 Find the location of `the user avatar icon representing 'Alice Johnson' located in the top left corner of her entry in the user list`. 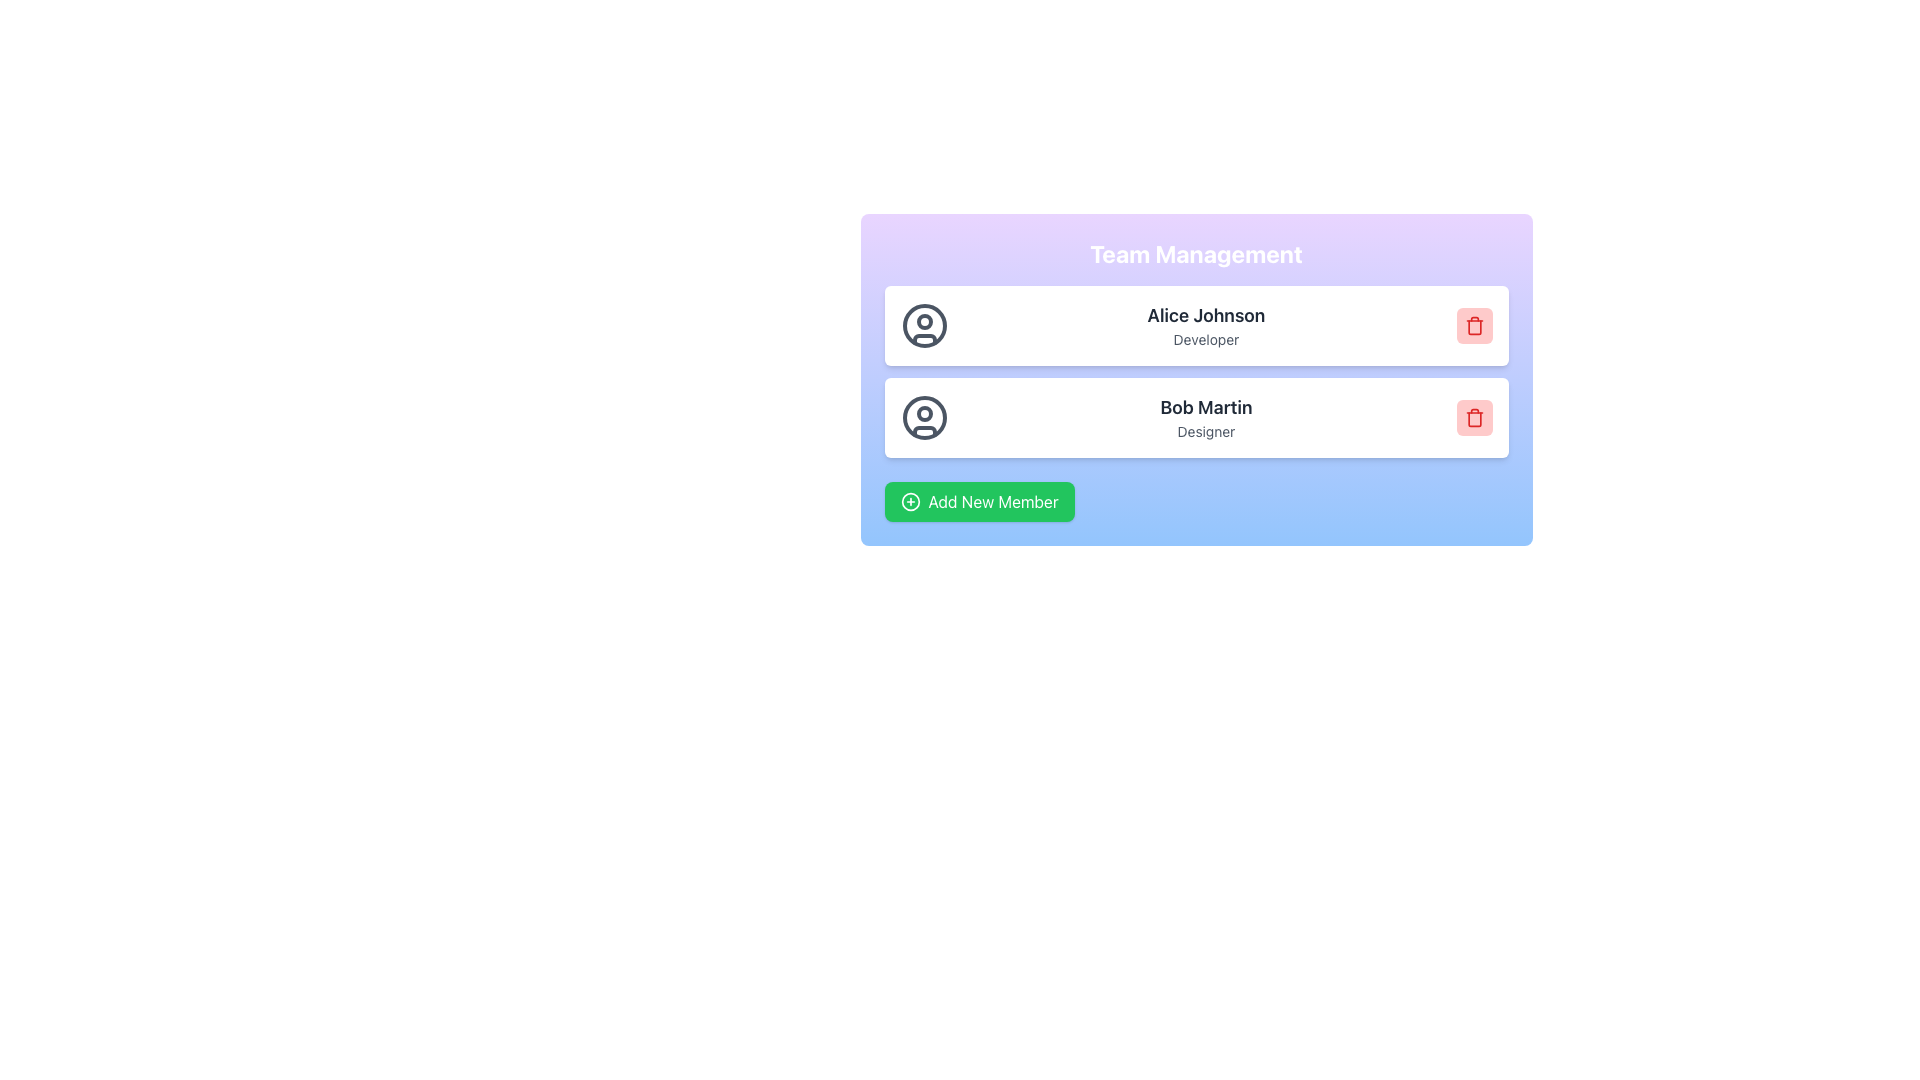

the user avatar icon representing 'Alice Johnson' located in the top left corner of her entry in the user list is located at coordinates (923, 325).